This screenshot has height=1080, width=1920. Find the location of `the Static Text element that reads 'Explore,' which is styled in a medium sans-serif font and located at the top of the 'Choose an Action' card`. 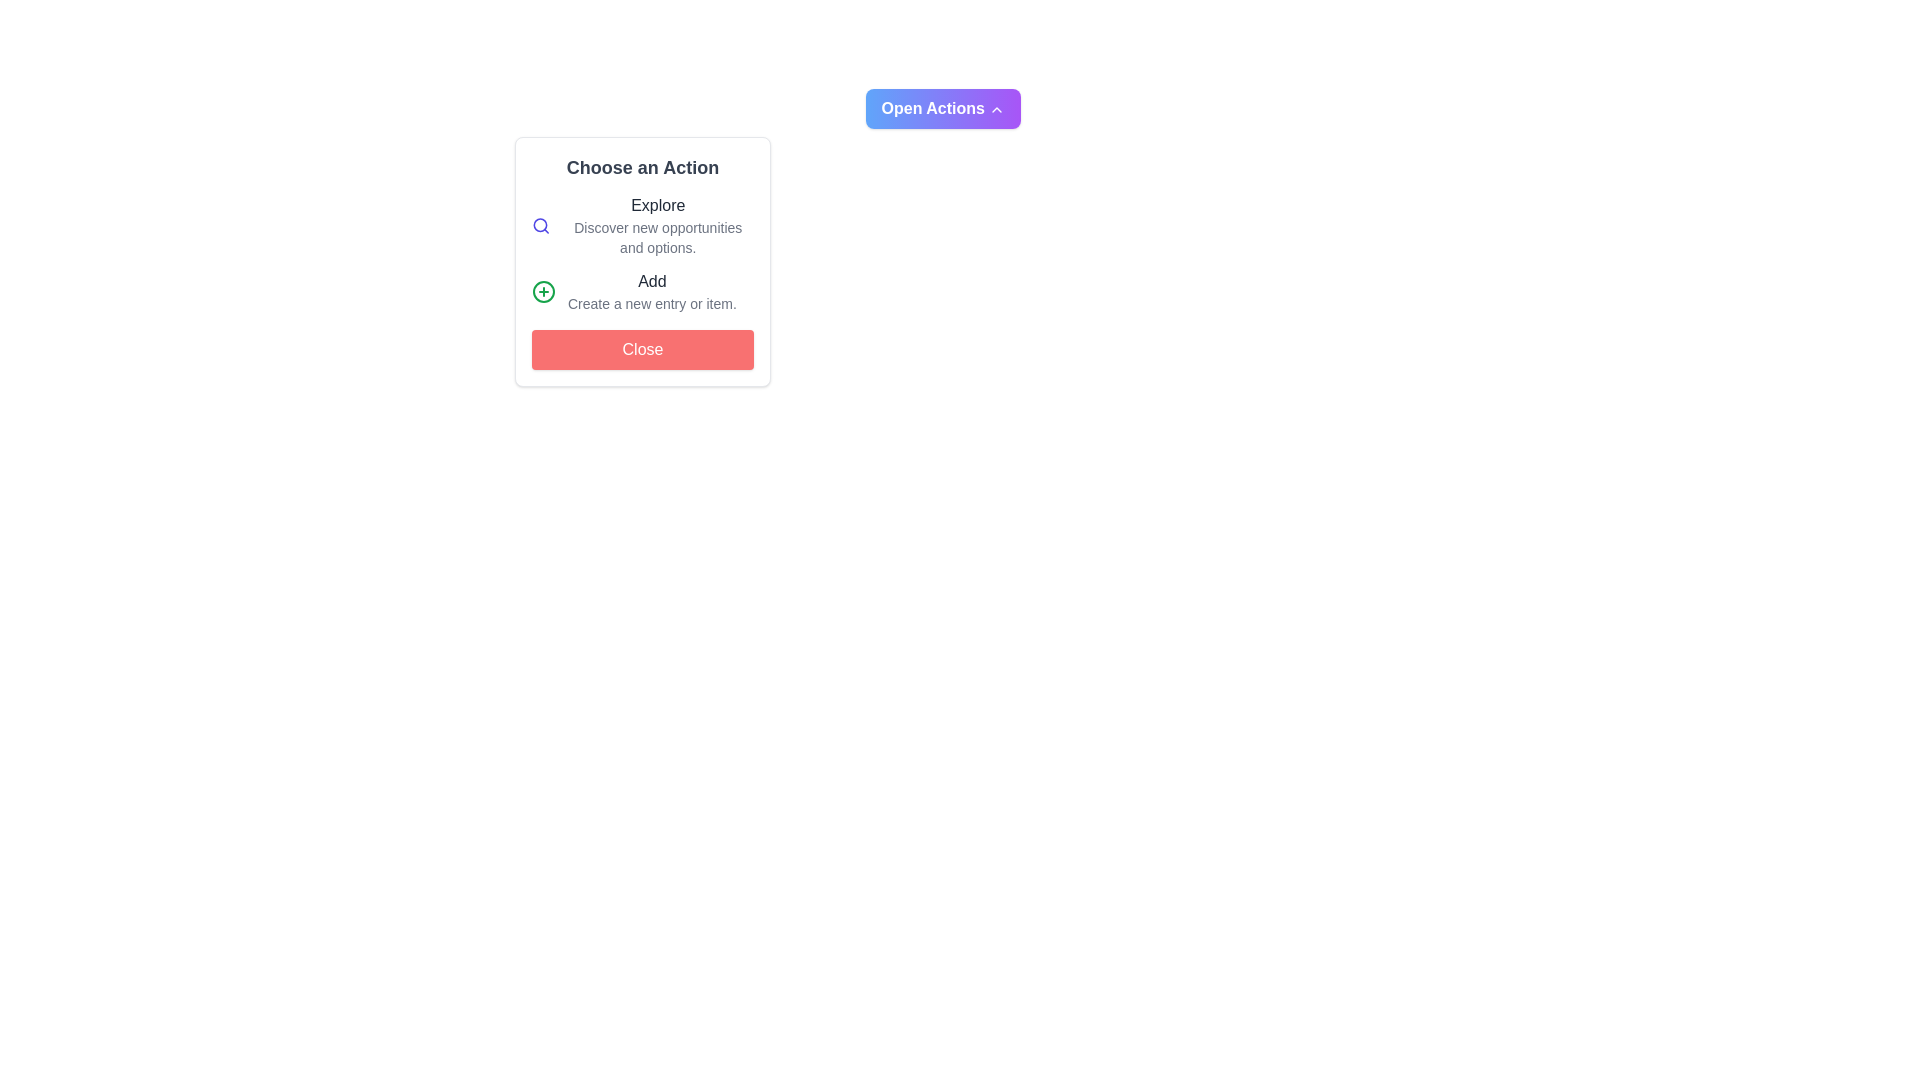

the Static Text element that reads 'Explore,' which is styled in a medium sans-serif font and located at the top of the 'Choose an Action' card is located at coordinates (658, 205).